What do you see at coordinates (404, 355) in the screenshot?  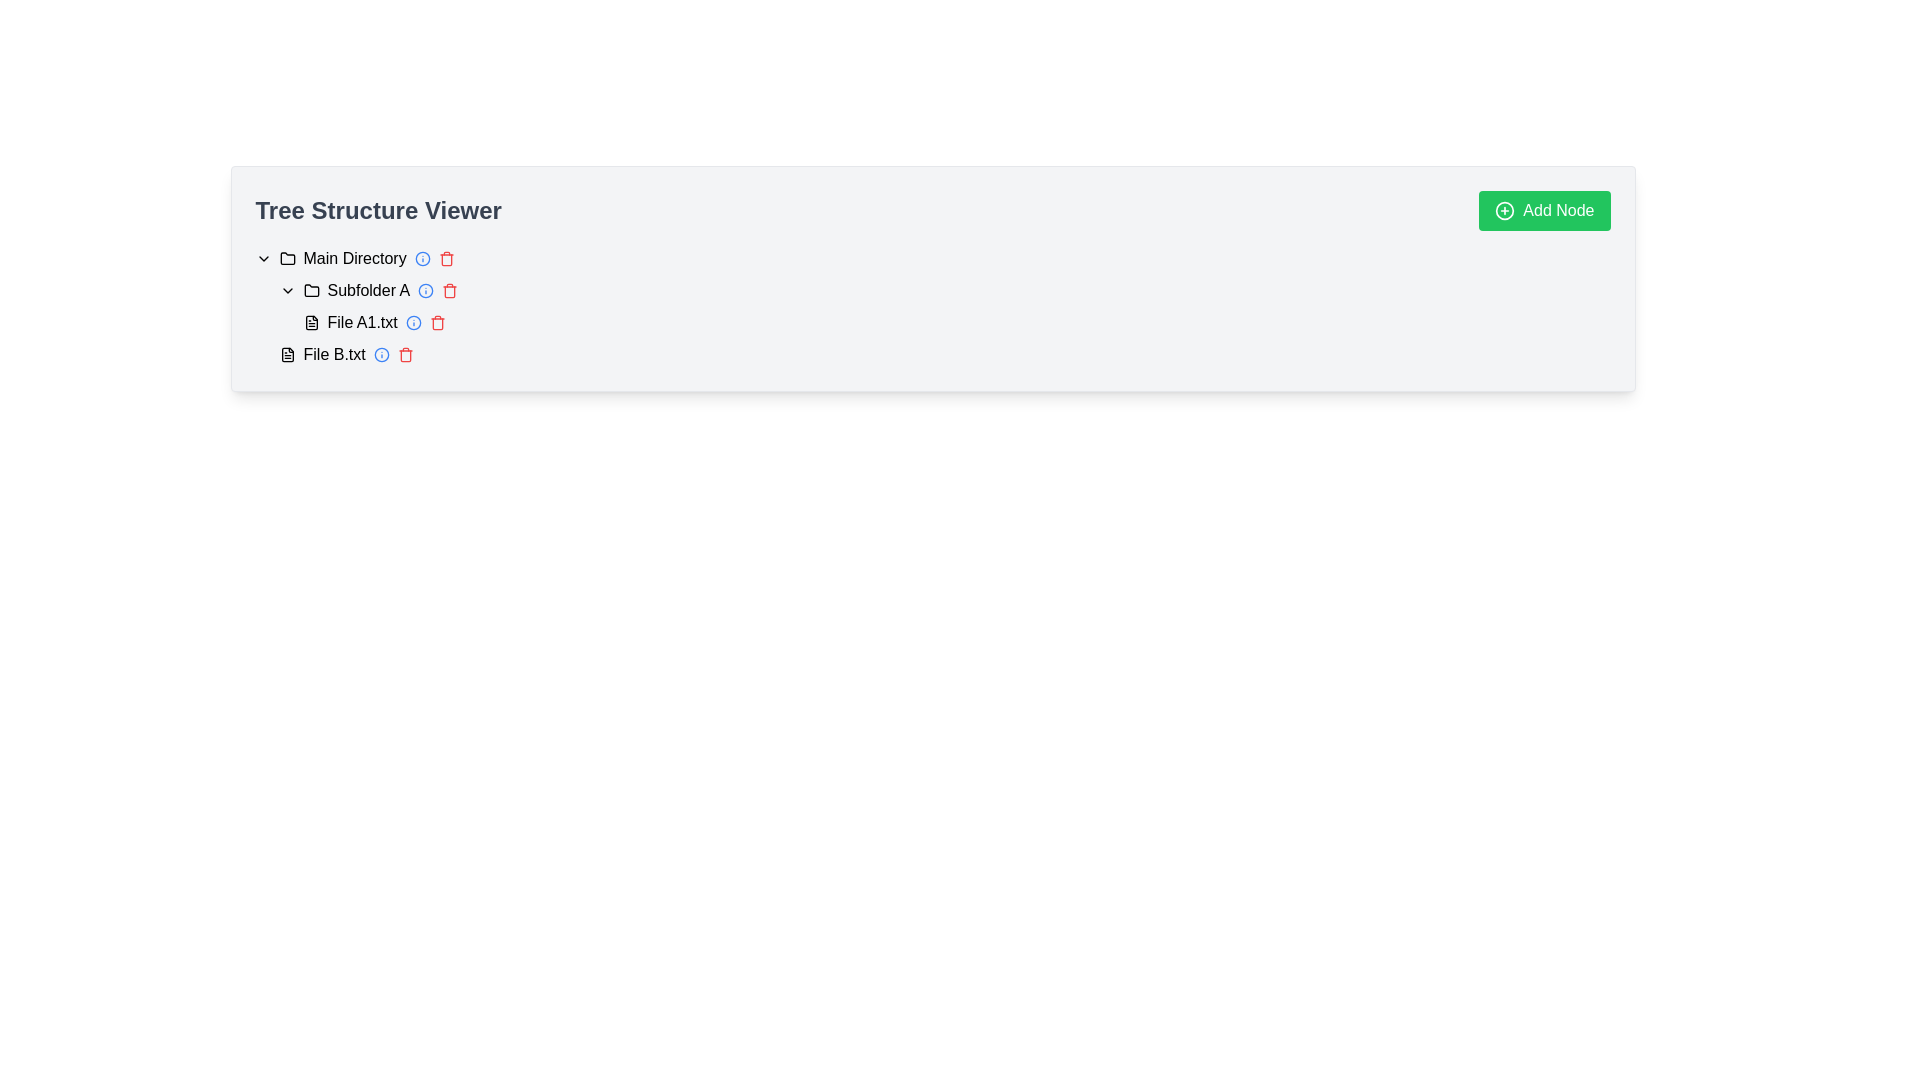 I see `the red beveled rectangle-shaped icon button with a trash bin symbol, located below 'Subfolder A' and to the right of 'File A1.txt'` at bounding box center [404, 355].